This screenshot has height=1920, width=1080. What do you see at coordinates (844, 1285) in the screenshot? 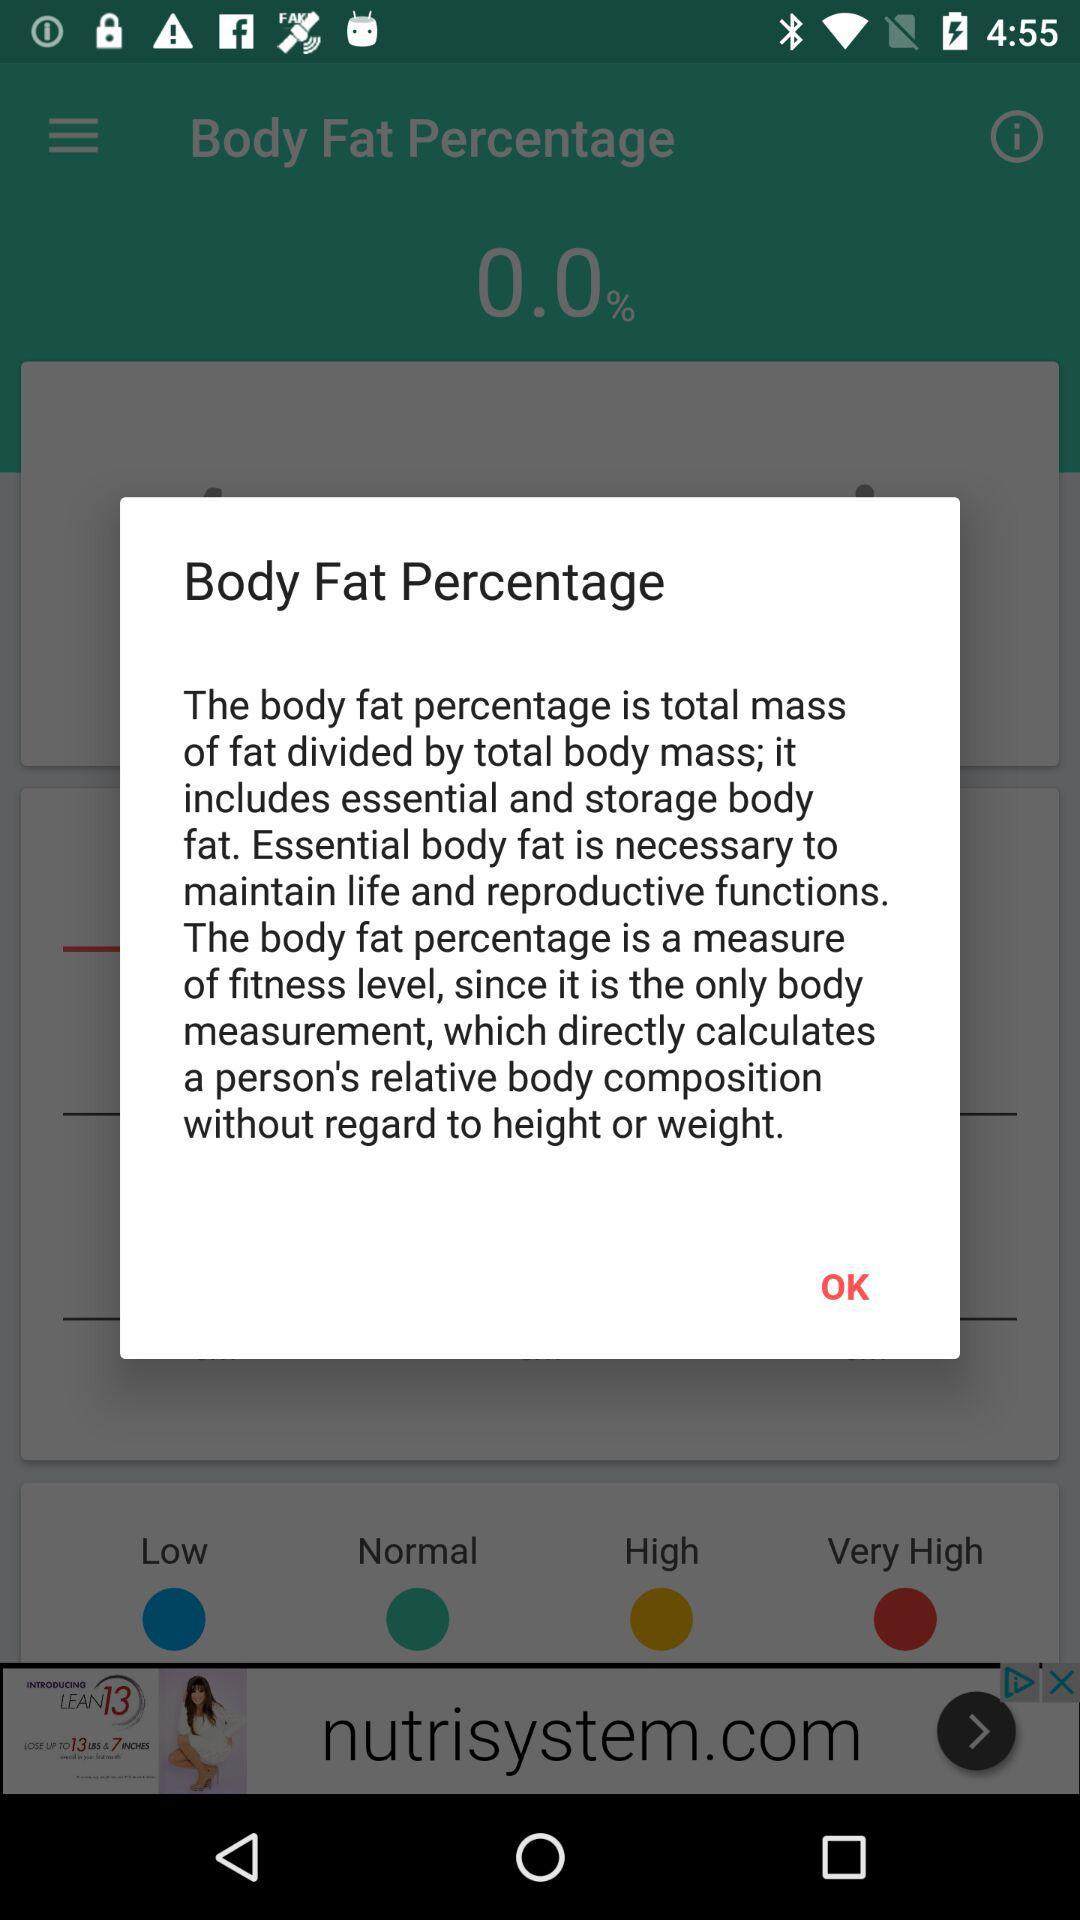
I see `the item below the body fat icon` at bounding box center [844, 1285].